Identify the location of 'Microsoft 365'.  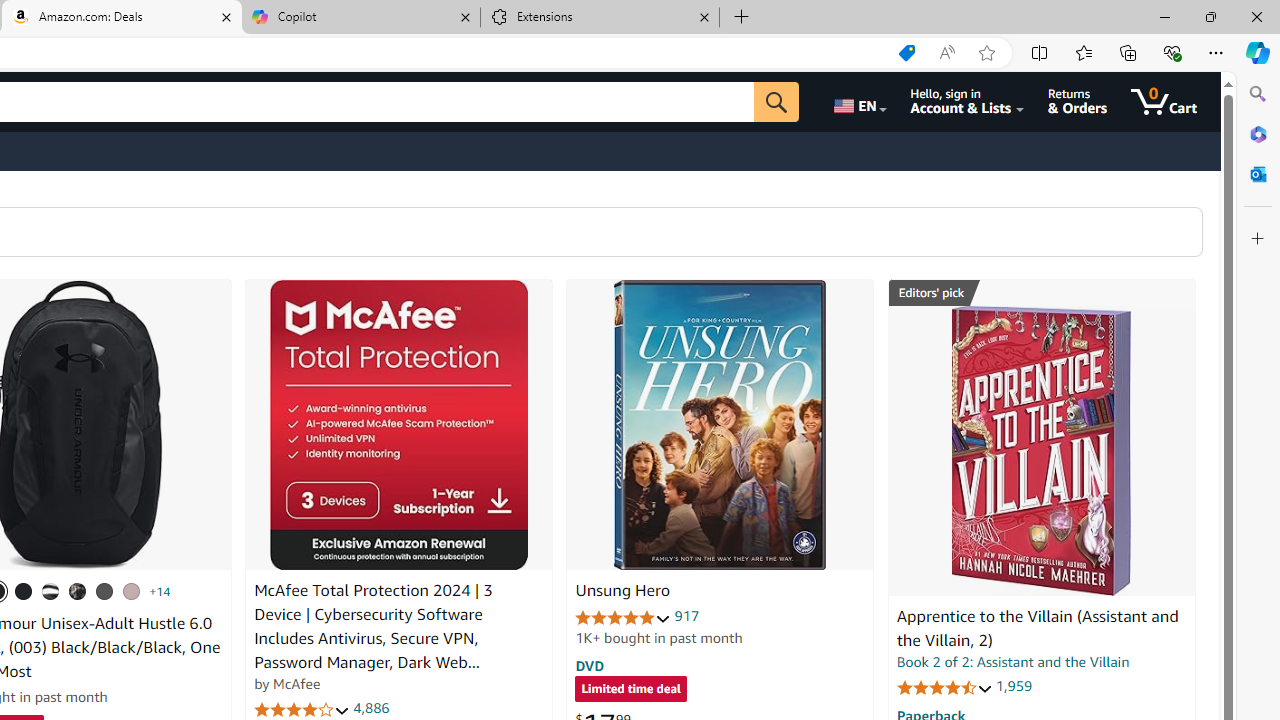
(1257, 133).